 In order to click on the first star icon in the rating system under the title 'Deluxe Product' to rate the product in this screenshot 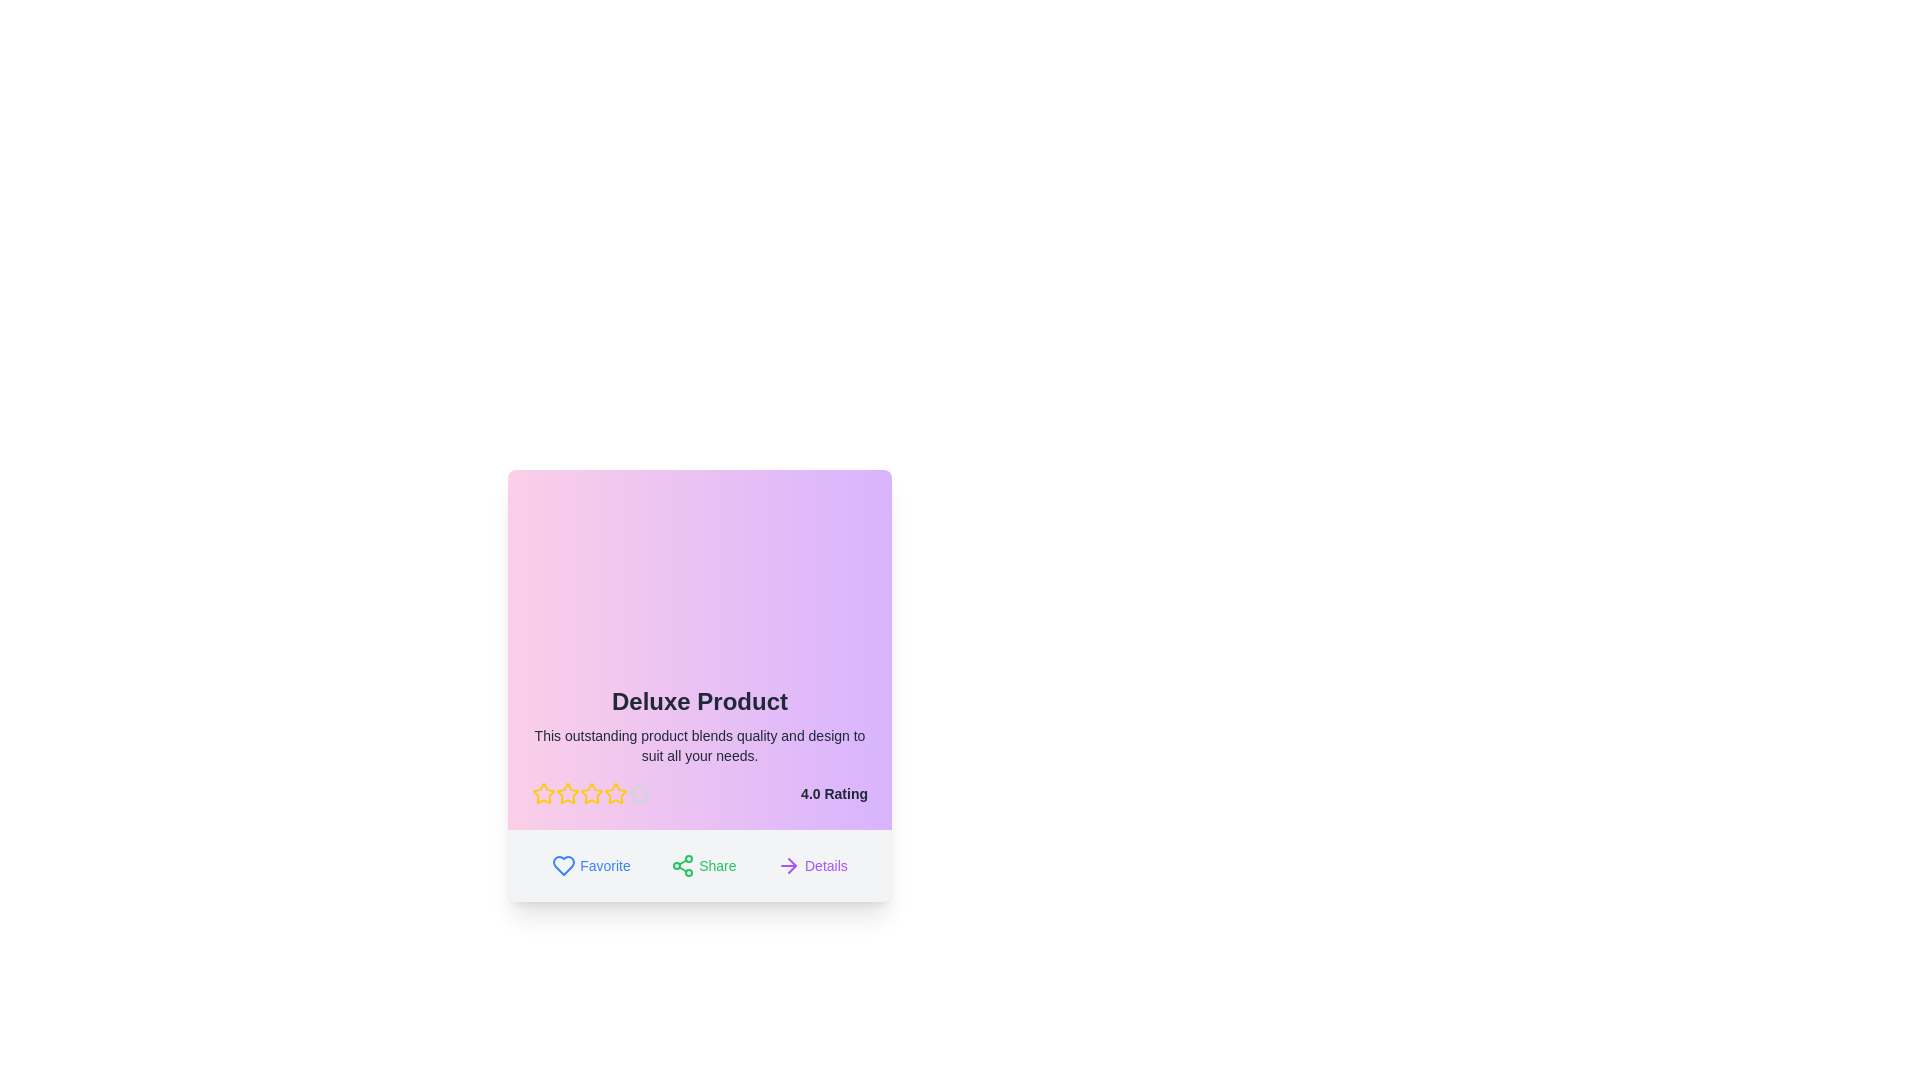, I will do `click(543, 792)`.